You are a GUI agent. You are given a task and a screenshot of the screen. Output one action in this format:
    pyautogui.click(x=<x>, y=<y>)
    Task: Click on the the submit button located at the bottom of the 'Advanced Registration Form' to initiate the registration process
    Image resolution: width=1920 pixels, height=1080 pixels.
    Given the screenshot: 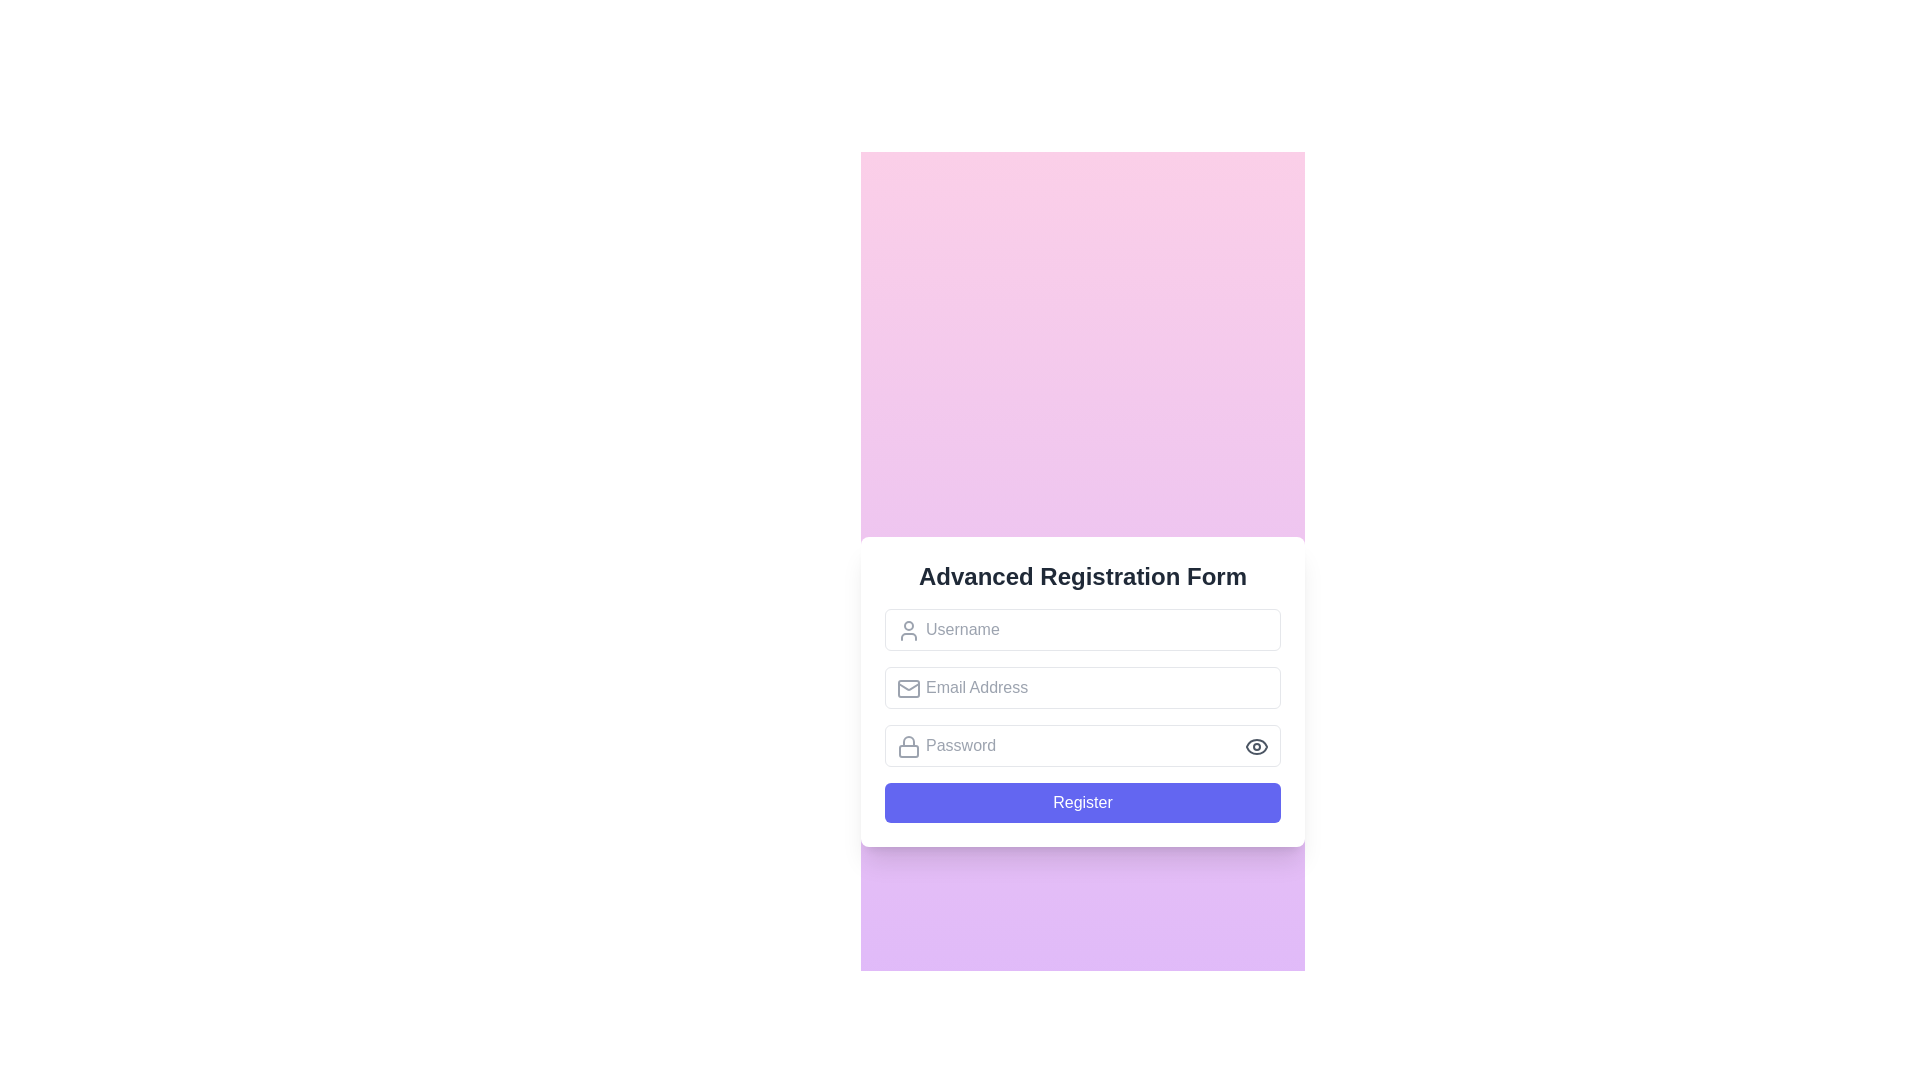 What is the action you would take?
    pyautogui.click(x=1082, y=801)
    